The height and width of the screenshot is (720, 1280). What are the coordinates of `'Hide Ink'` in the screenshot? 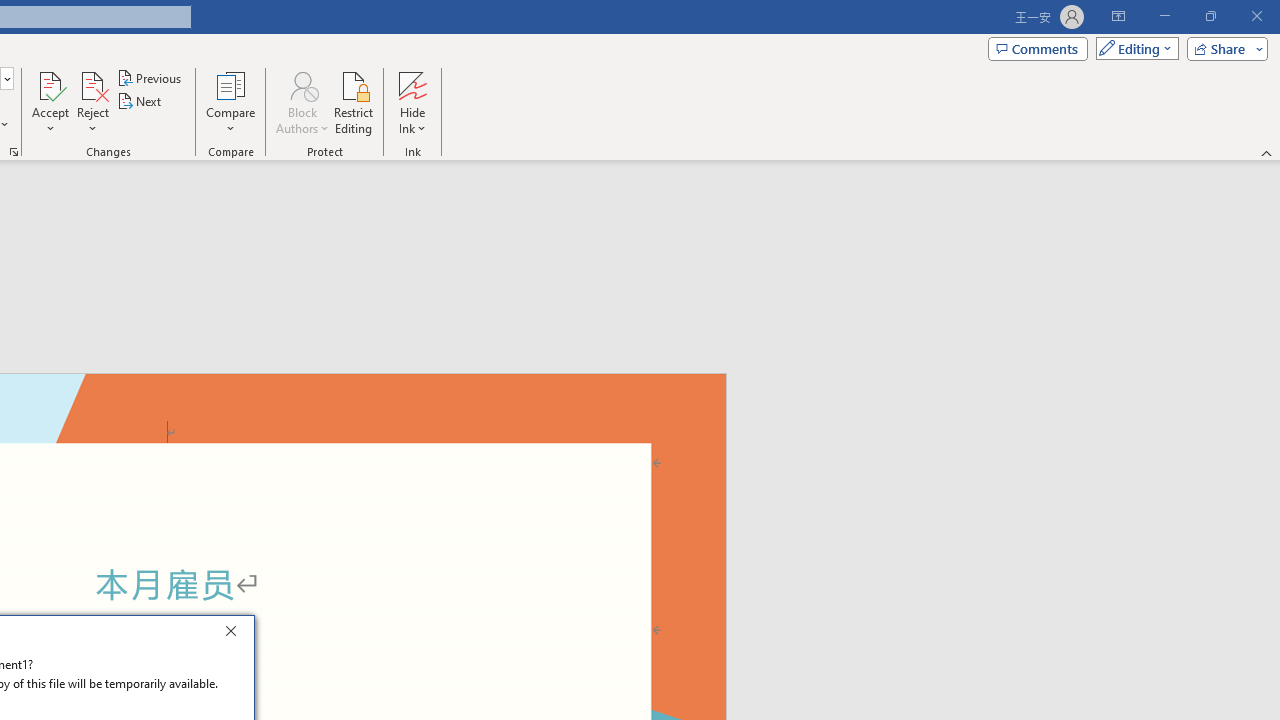 It's located at (411, 84).